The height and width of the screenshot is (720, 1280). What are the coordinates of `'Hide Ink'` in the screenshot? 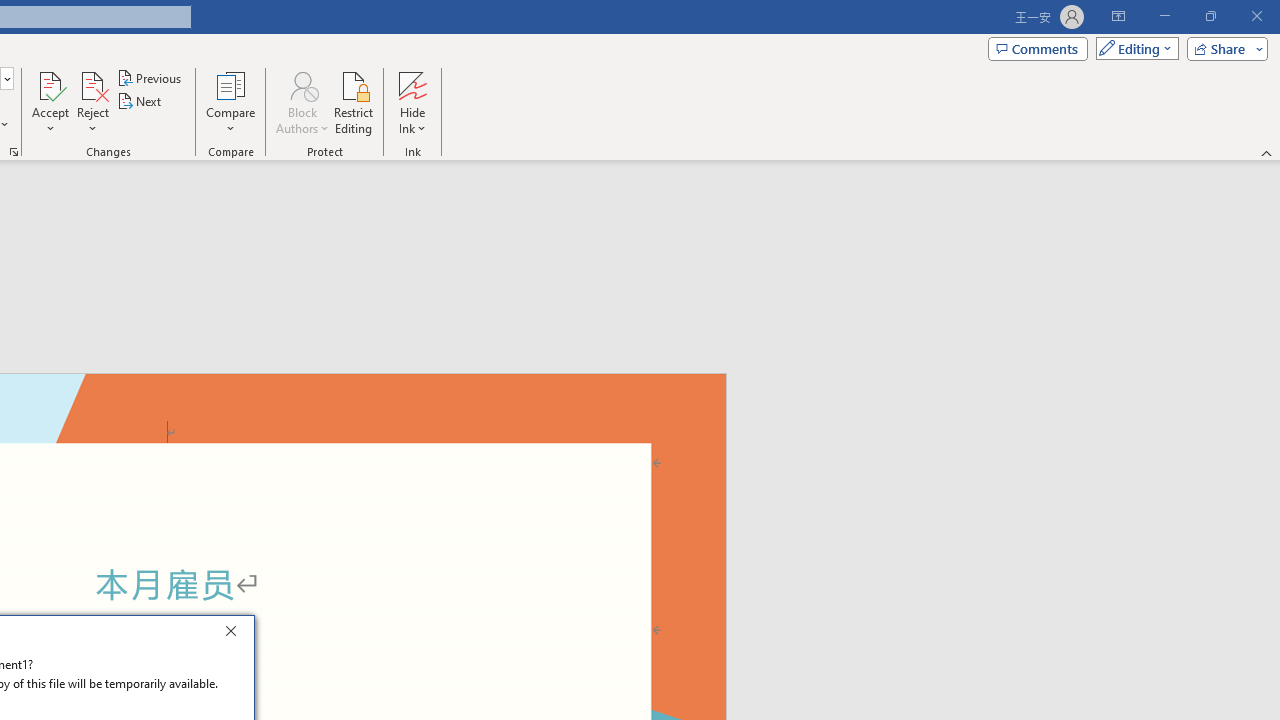 It's located at (411, 84).